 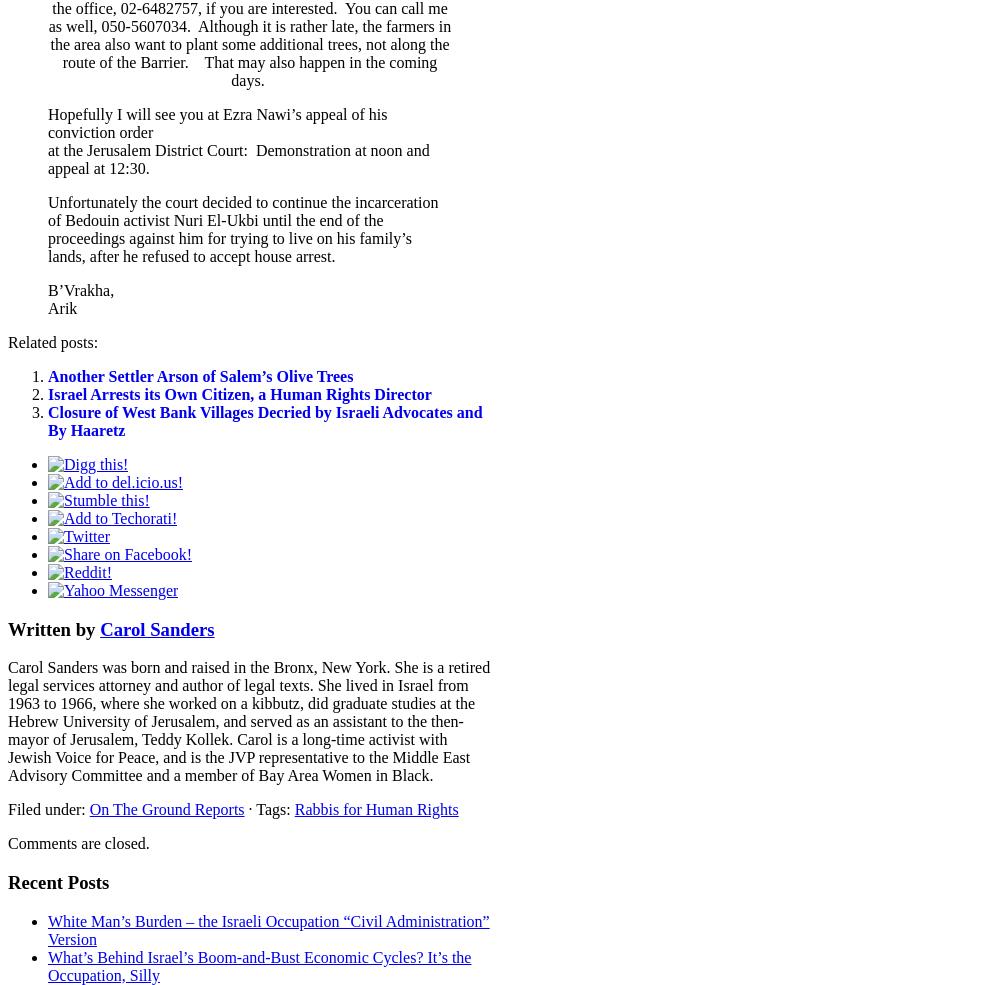 I want to click on 'Recent Posts', so click(x=57, y=881).